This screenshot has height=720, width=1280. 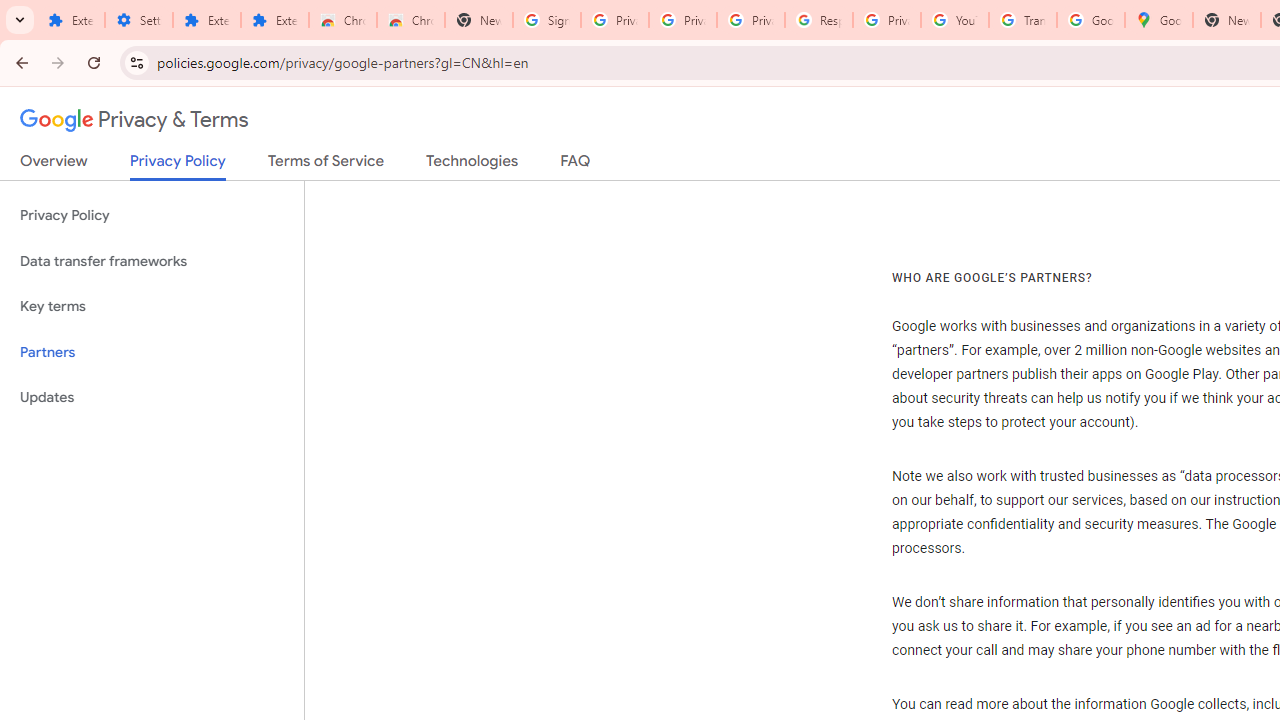 What do you see at coordinates (206, 20) in the screenshot?
I see `'Extensions'` at bounding box center [206, 20].